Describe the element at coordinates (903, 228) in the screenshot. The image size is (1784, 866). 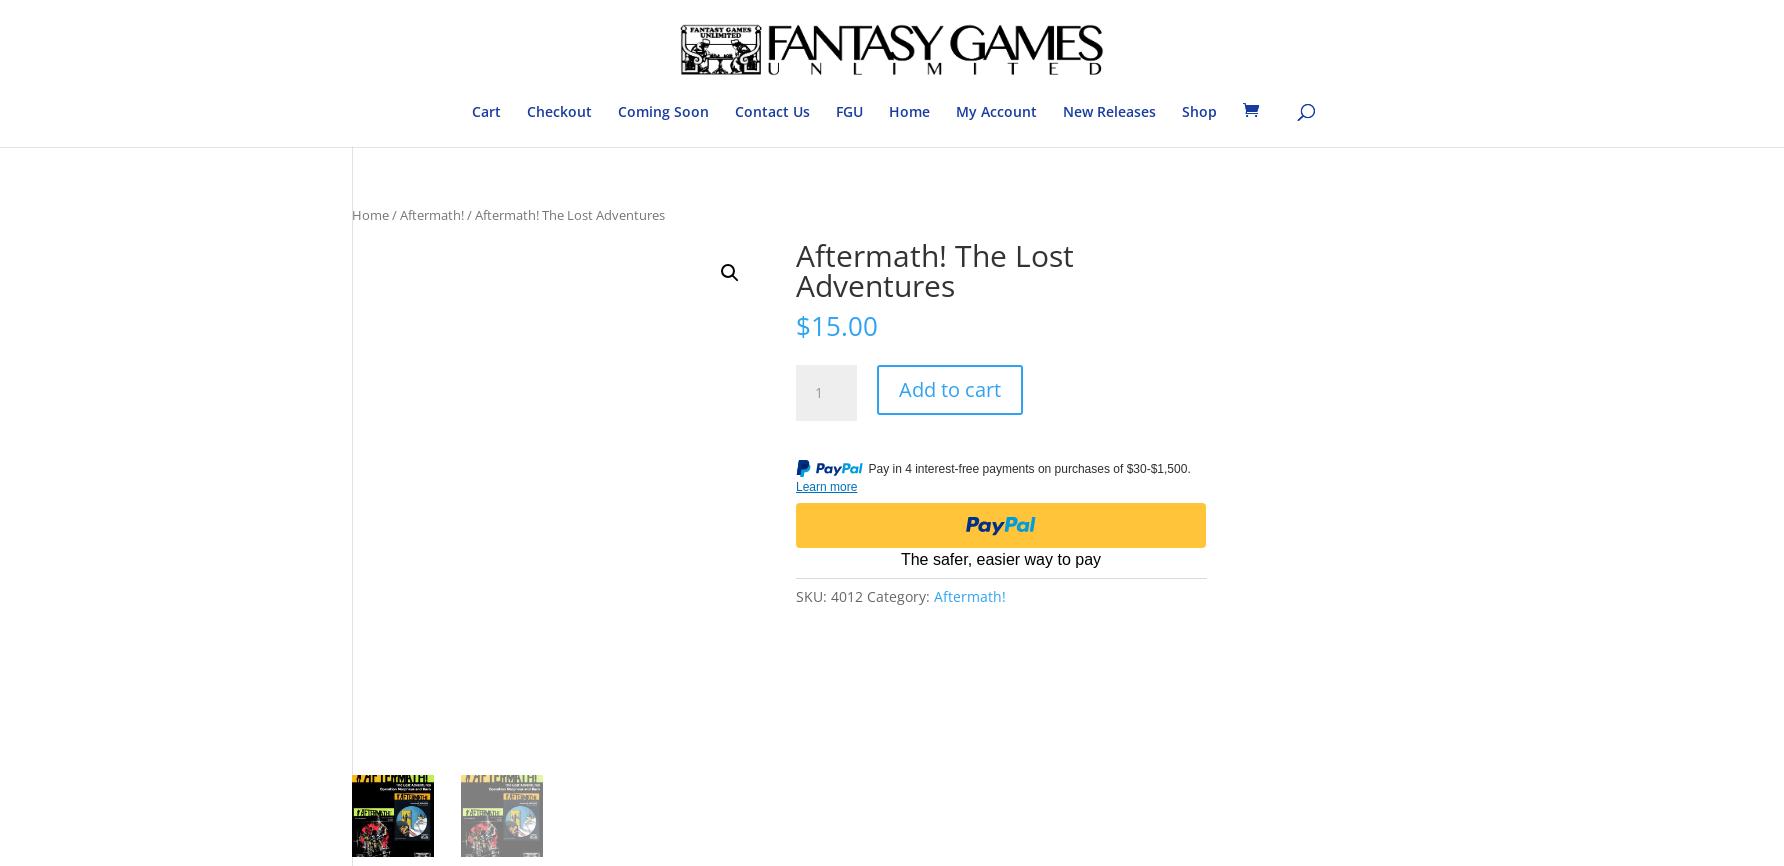
I see `'Bushido'` at that location.